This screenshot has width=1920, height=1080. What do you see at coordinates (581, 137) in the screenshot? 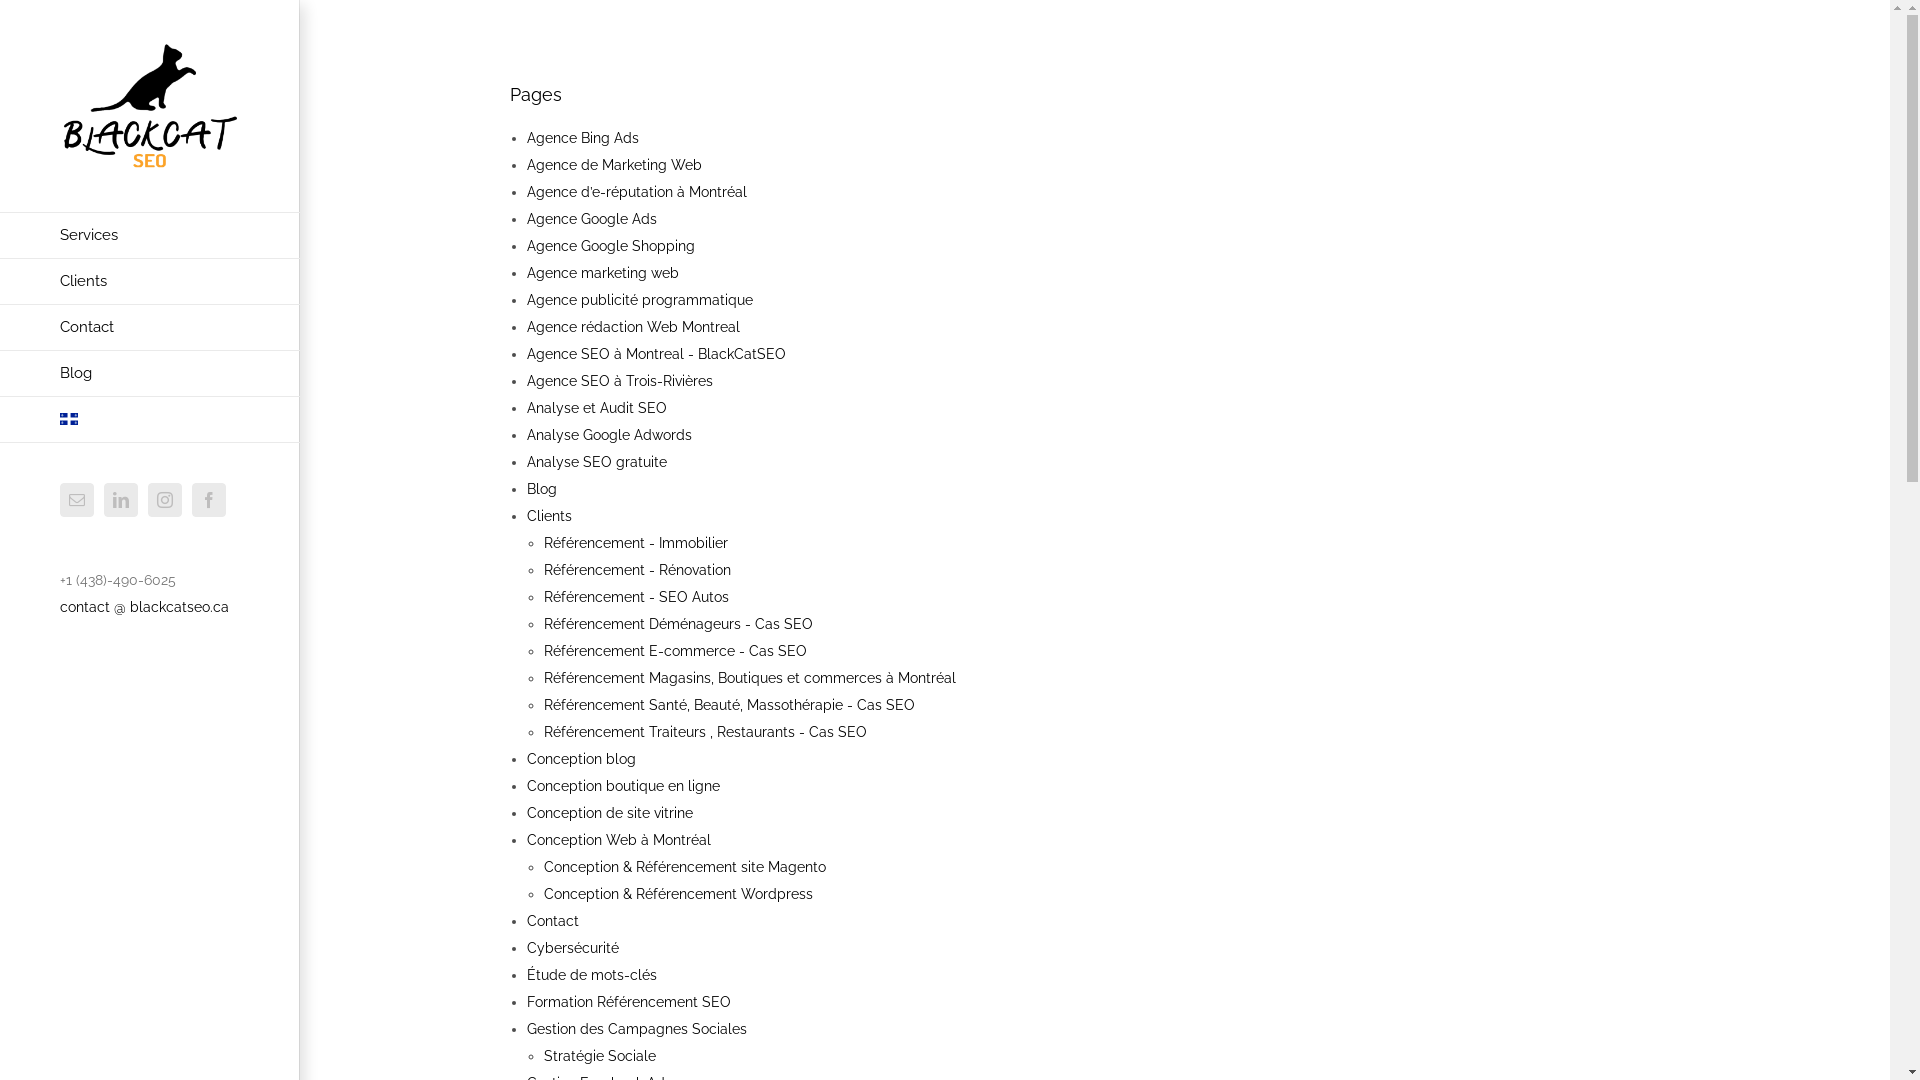
I see `'Agence Bing Ads'` at bounding box center [581, 137].